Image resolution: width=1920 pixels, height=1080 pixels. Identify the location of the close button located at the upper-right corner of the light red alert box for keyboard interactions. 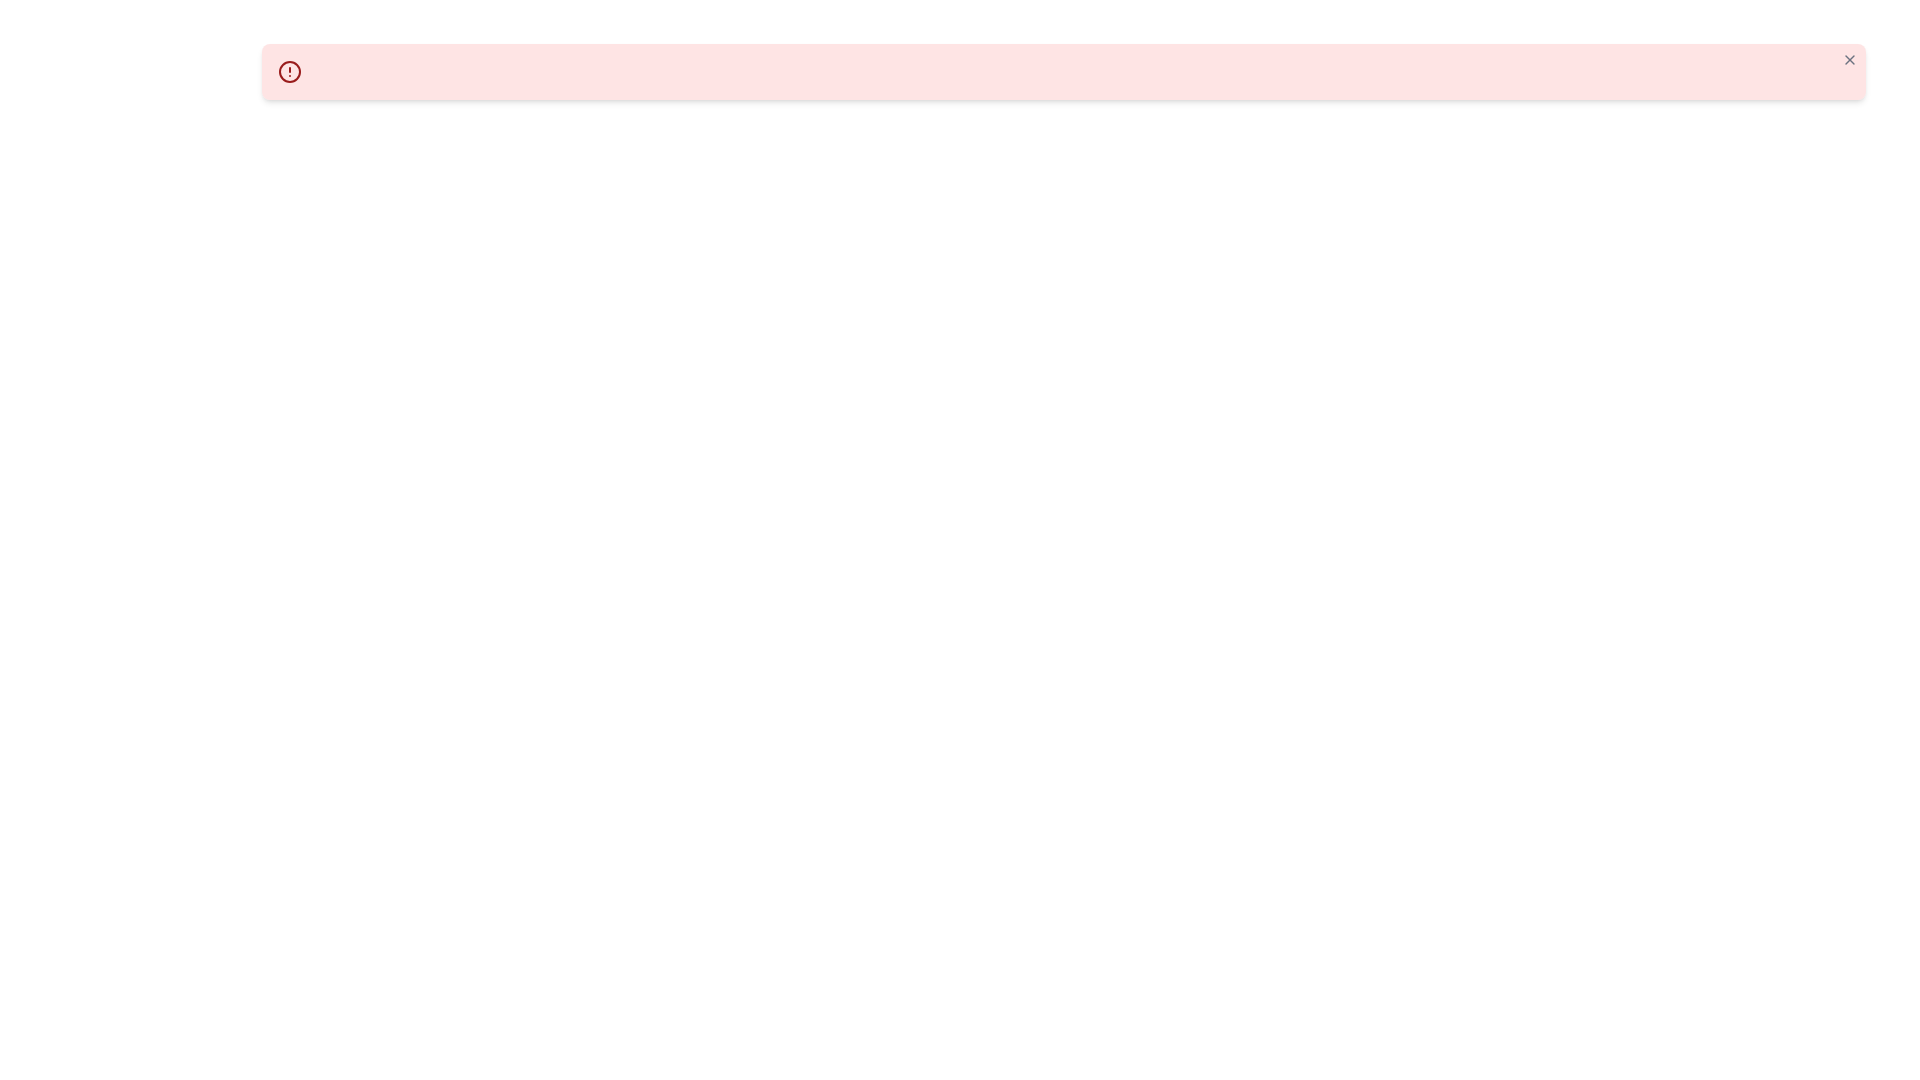
(1848, 59).